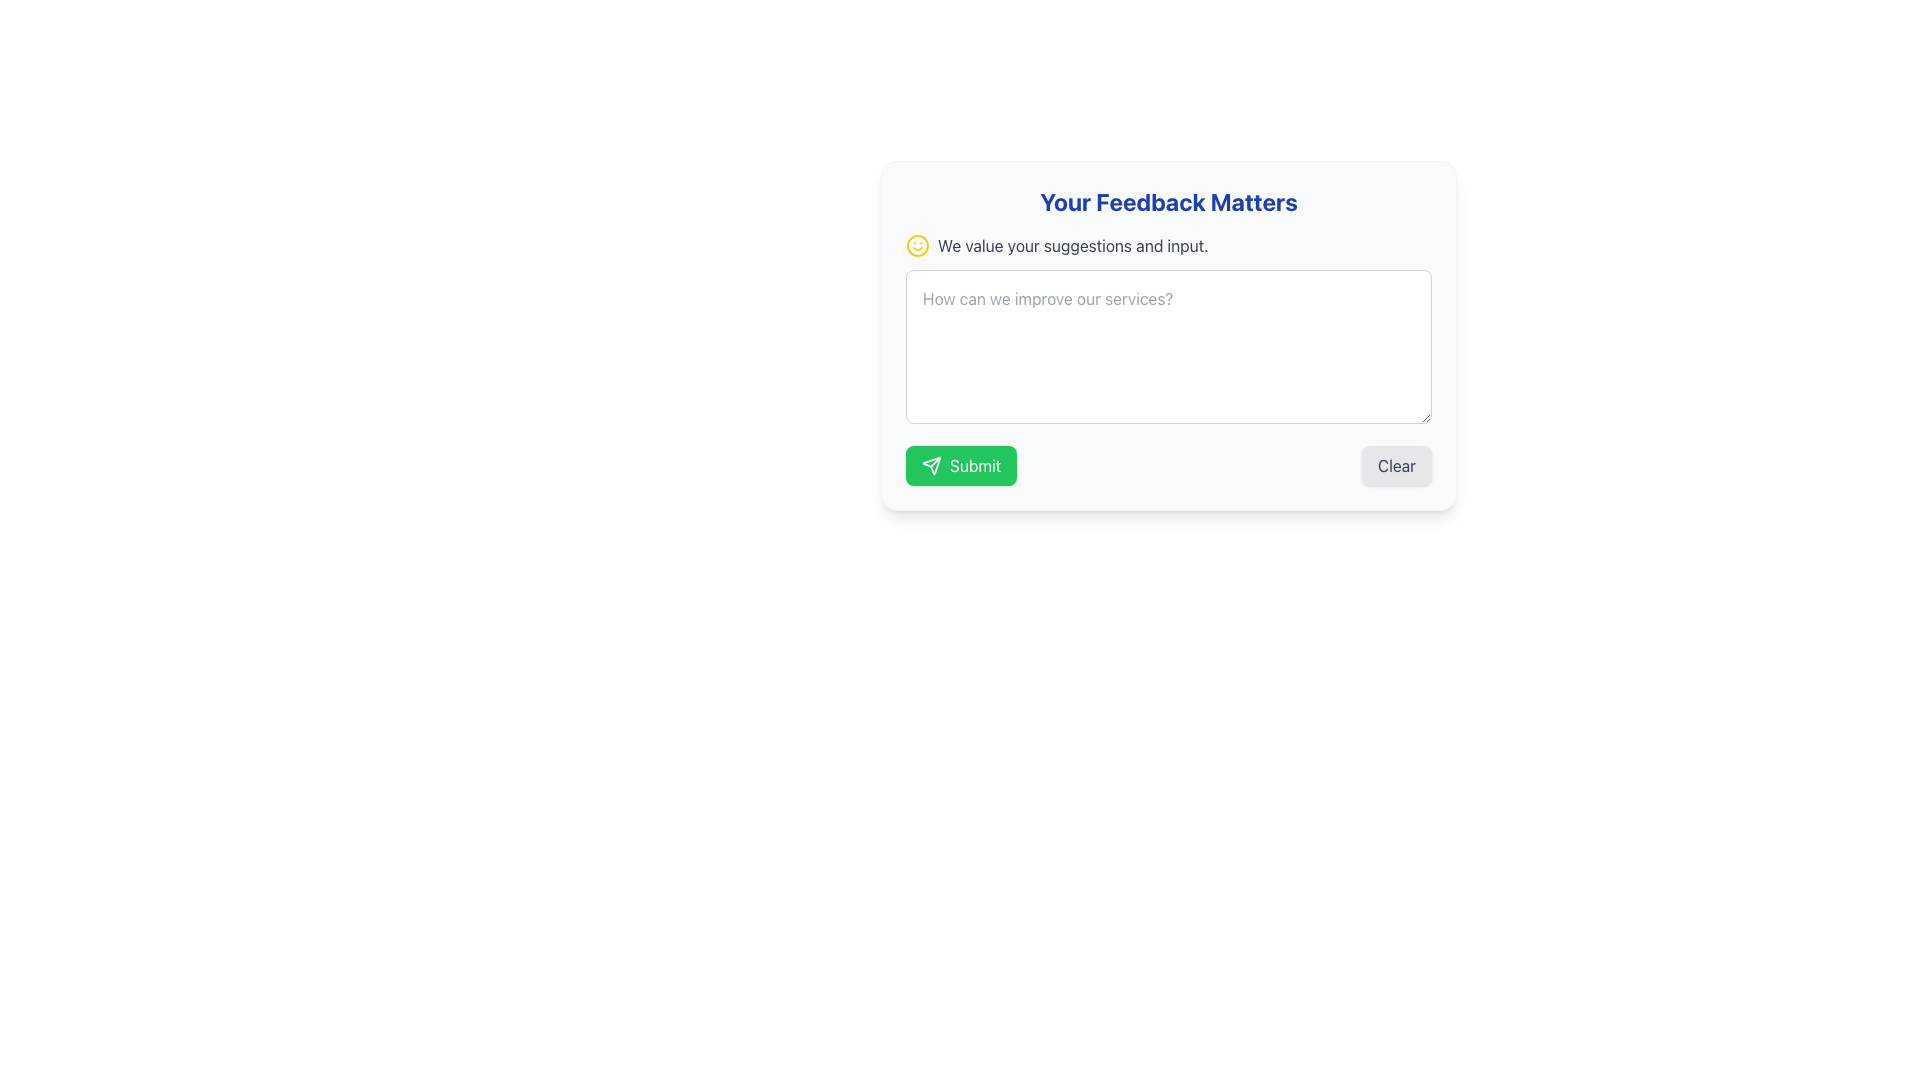 Image resolution: width=1920 pixels, height=1080 pixels. What do you see at coordinates (975, 466) in the screenshot?
I see `the 'Submit' button containing the text label for submission to observe any hover effects` at bounding box center [975, 466].